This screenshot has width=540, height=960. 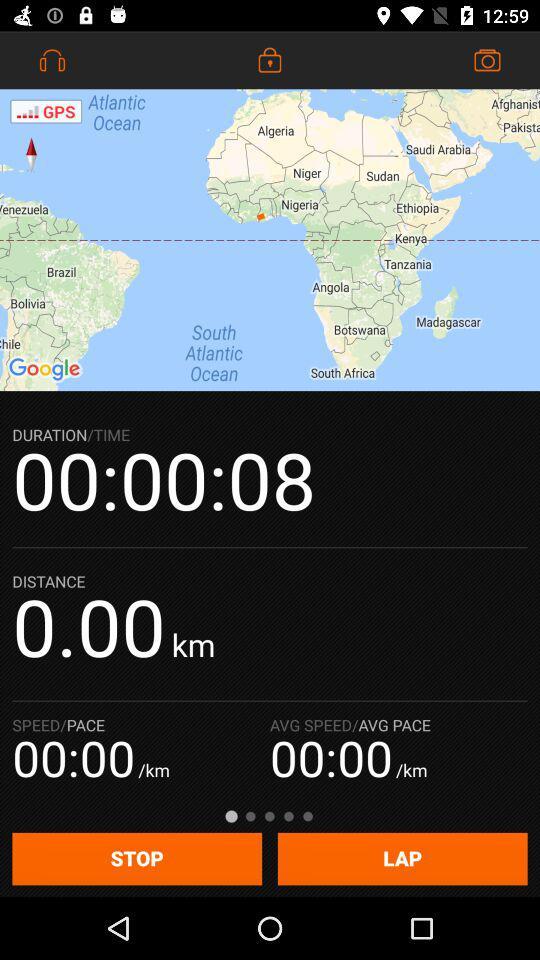 What do you see at coordinates (486, 59) in the screenshot?
I see `the shop icon` at bounding box center [486, 59].